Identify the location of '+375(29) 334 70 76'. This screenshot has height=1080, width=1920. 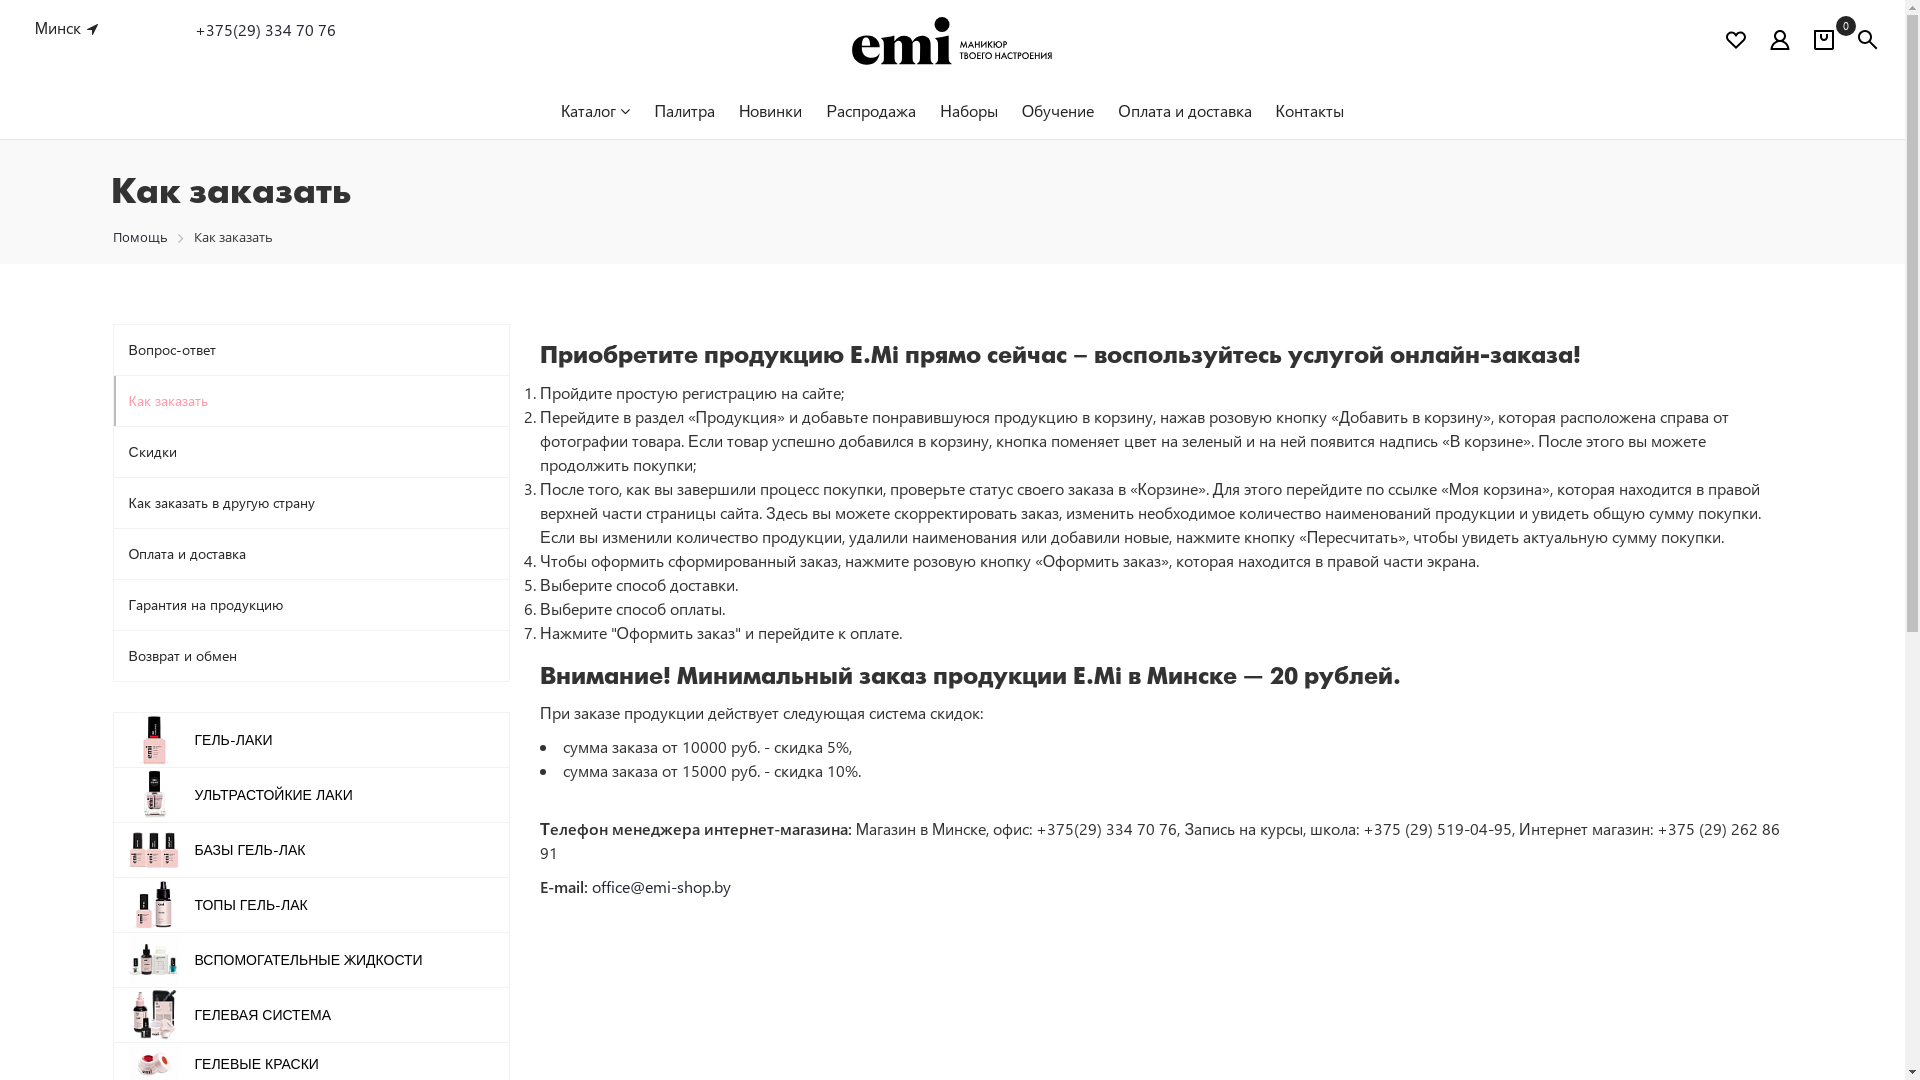
(195, 30).